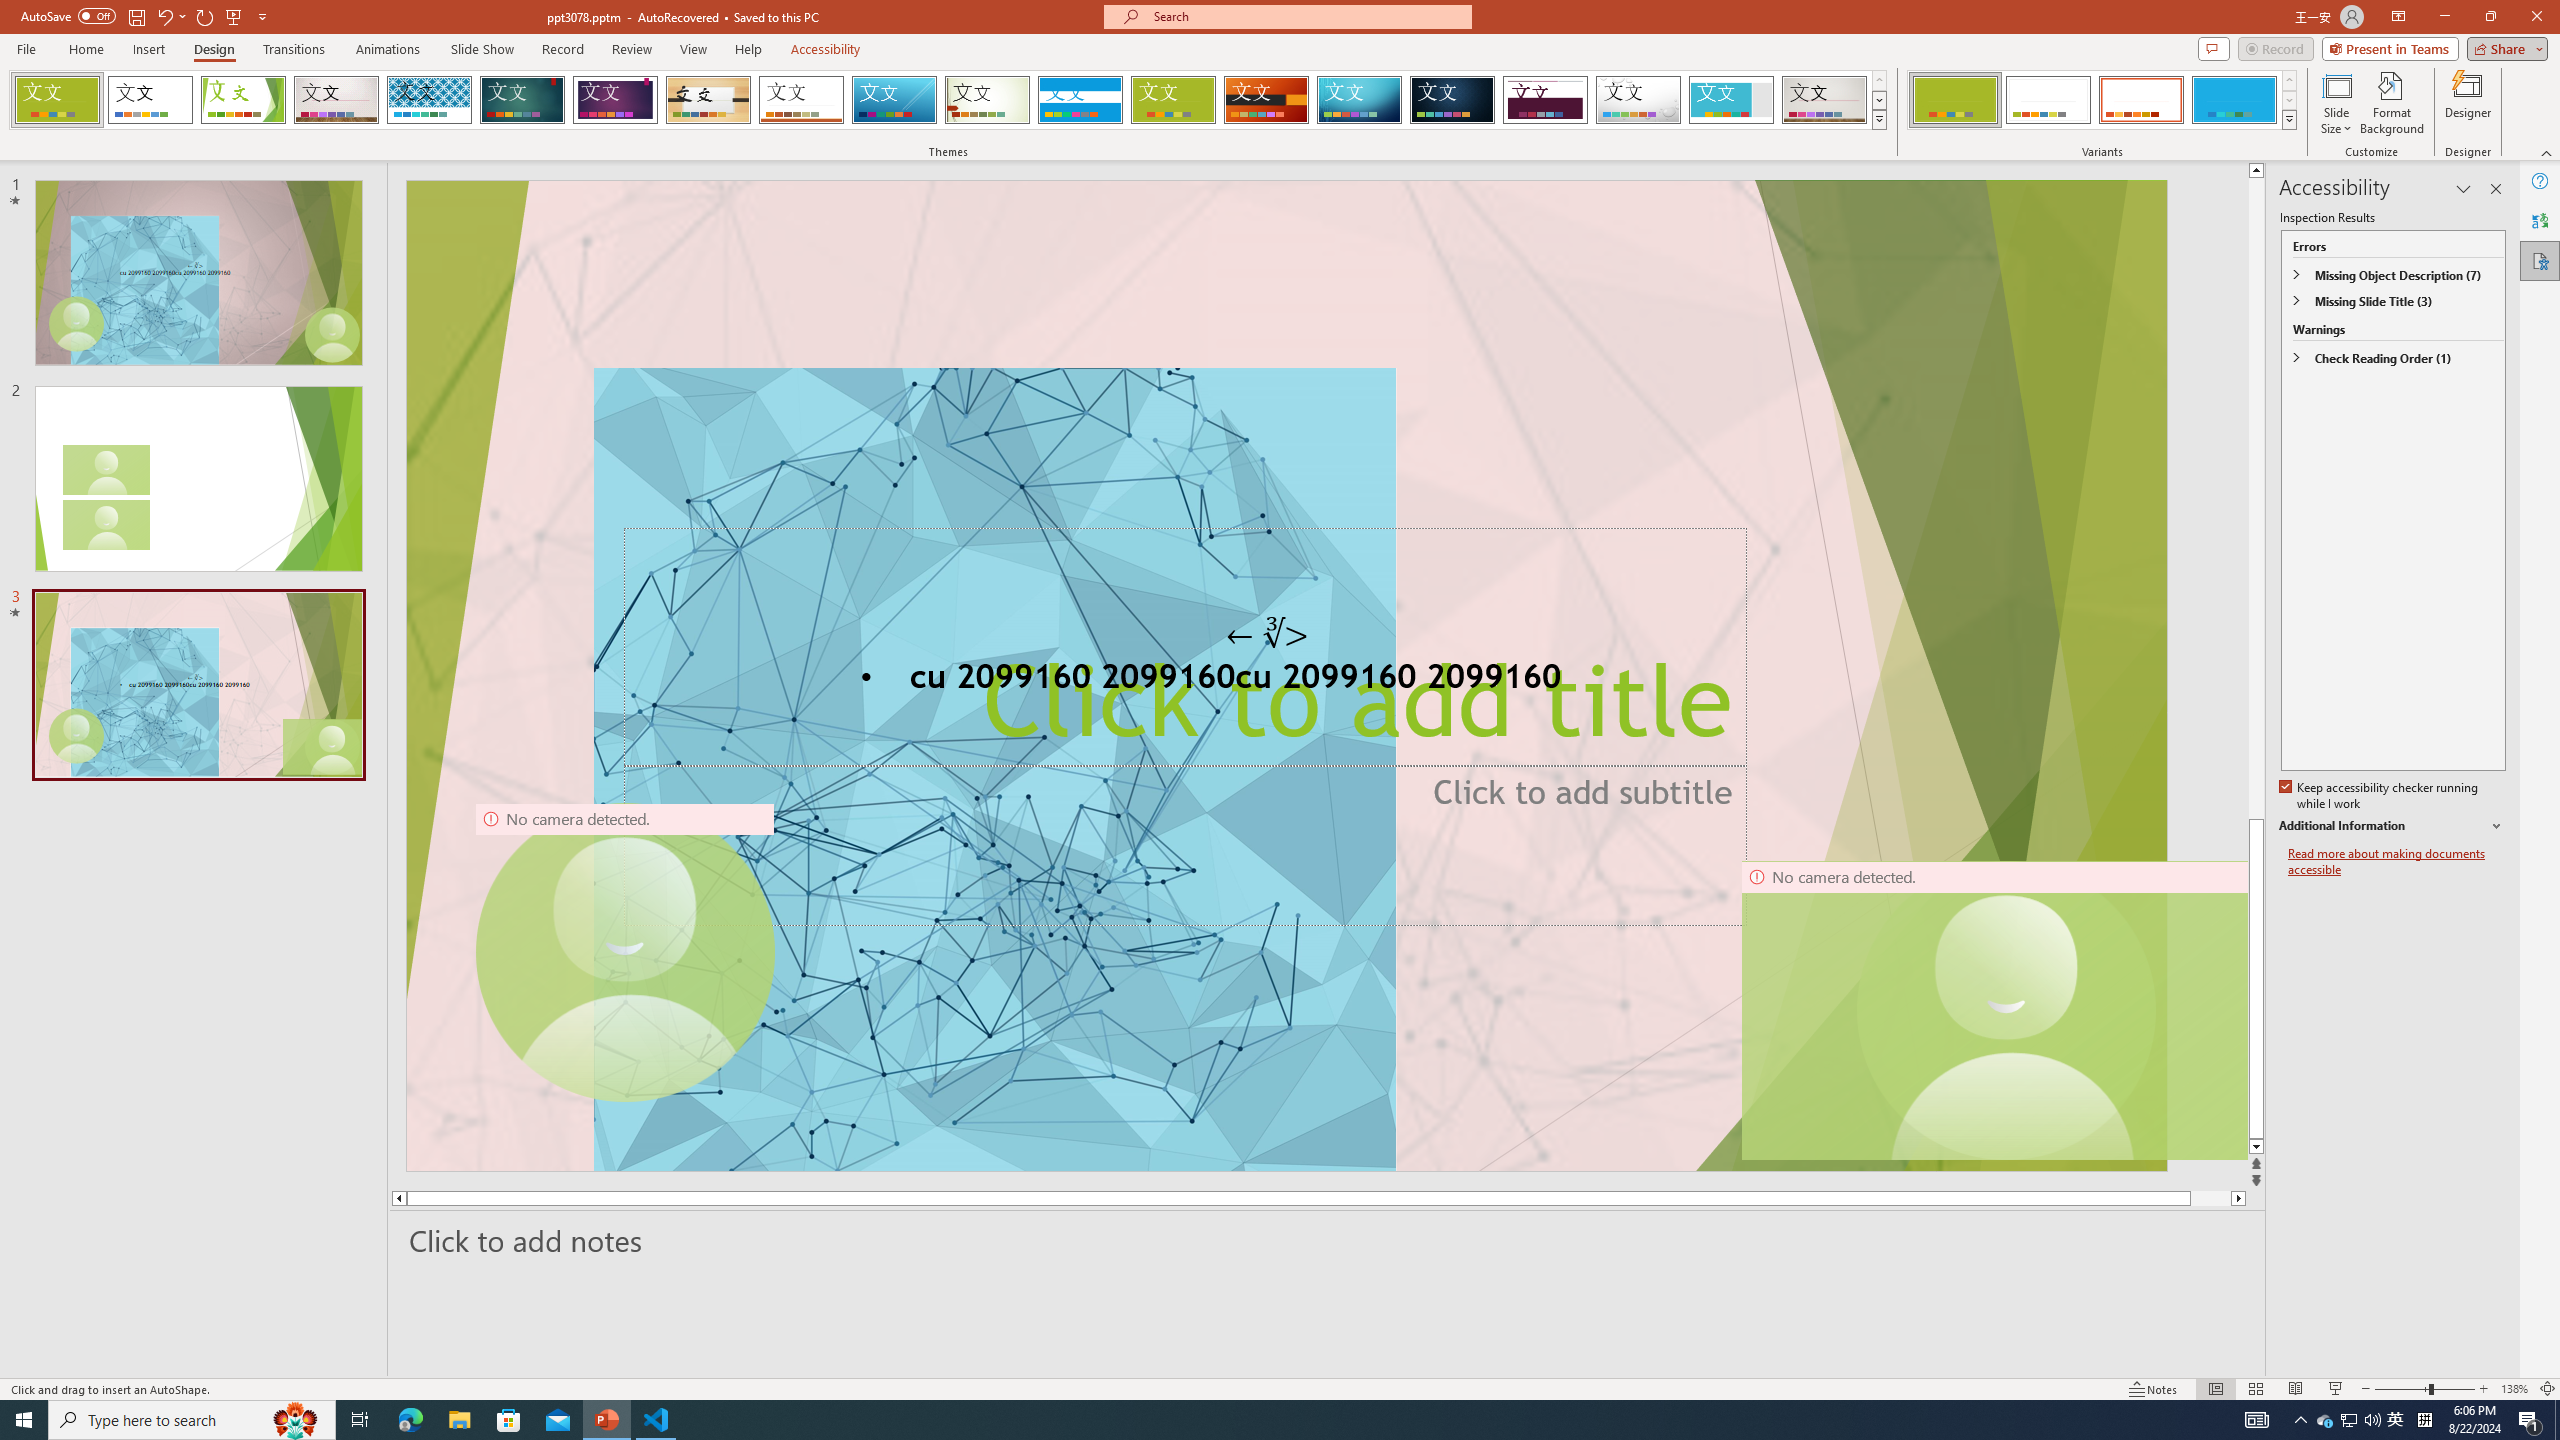 The image size is (2560, 1440). What do you see at coordinates (1879, 118) in the screenshot?
I see `'Themes'` at bounding box center [1879, 118].